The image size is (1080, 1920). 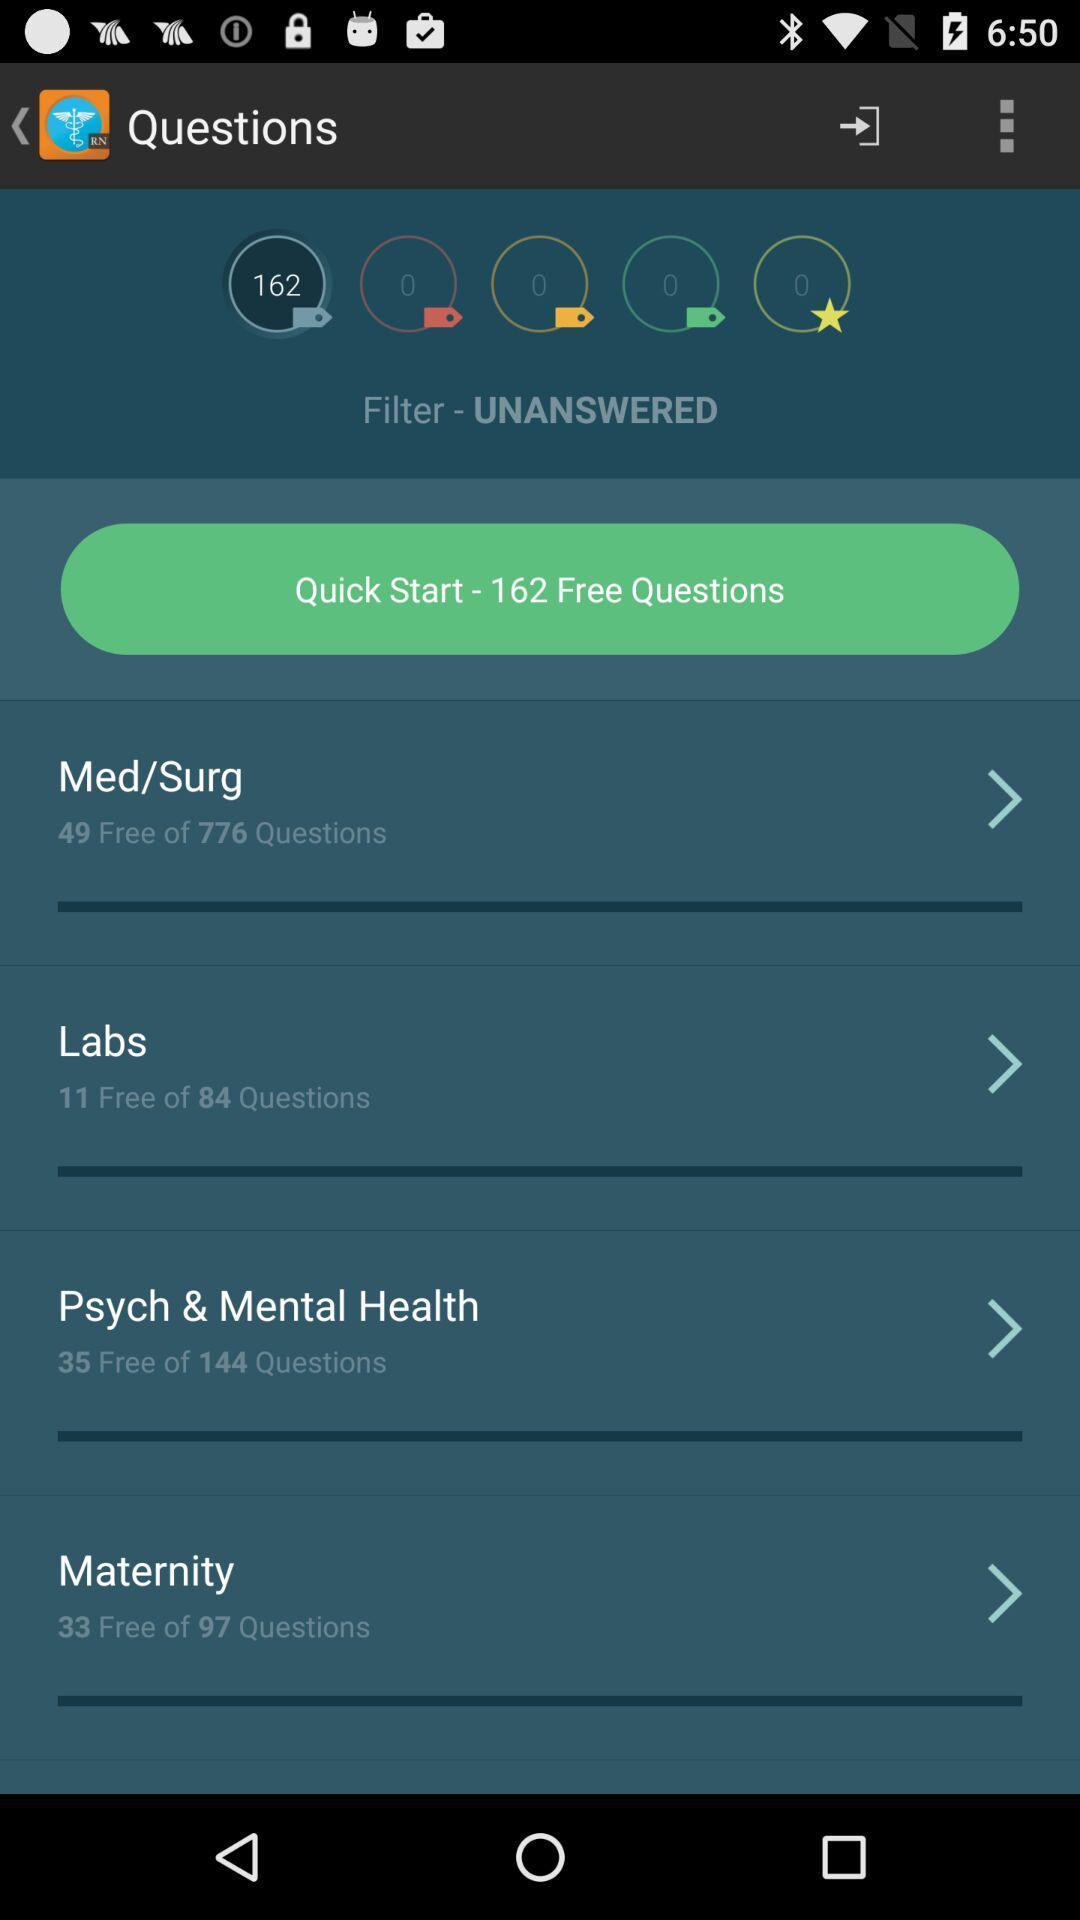 What do you see at coordinates (149, 773) in the screenshot?
I see `item above the 49 free of icon` at bounding box center [149, 773].